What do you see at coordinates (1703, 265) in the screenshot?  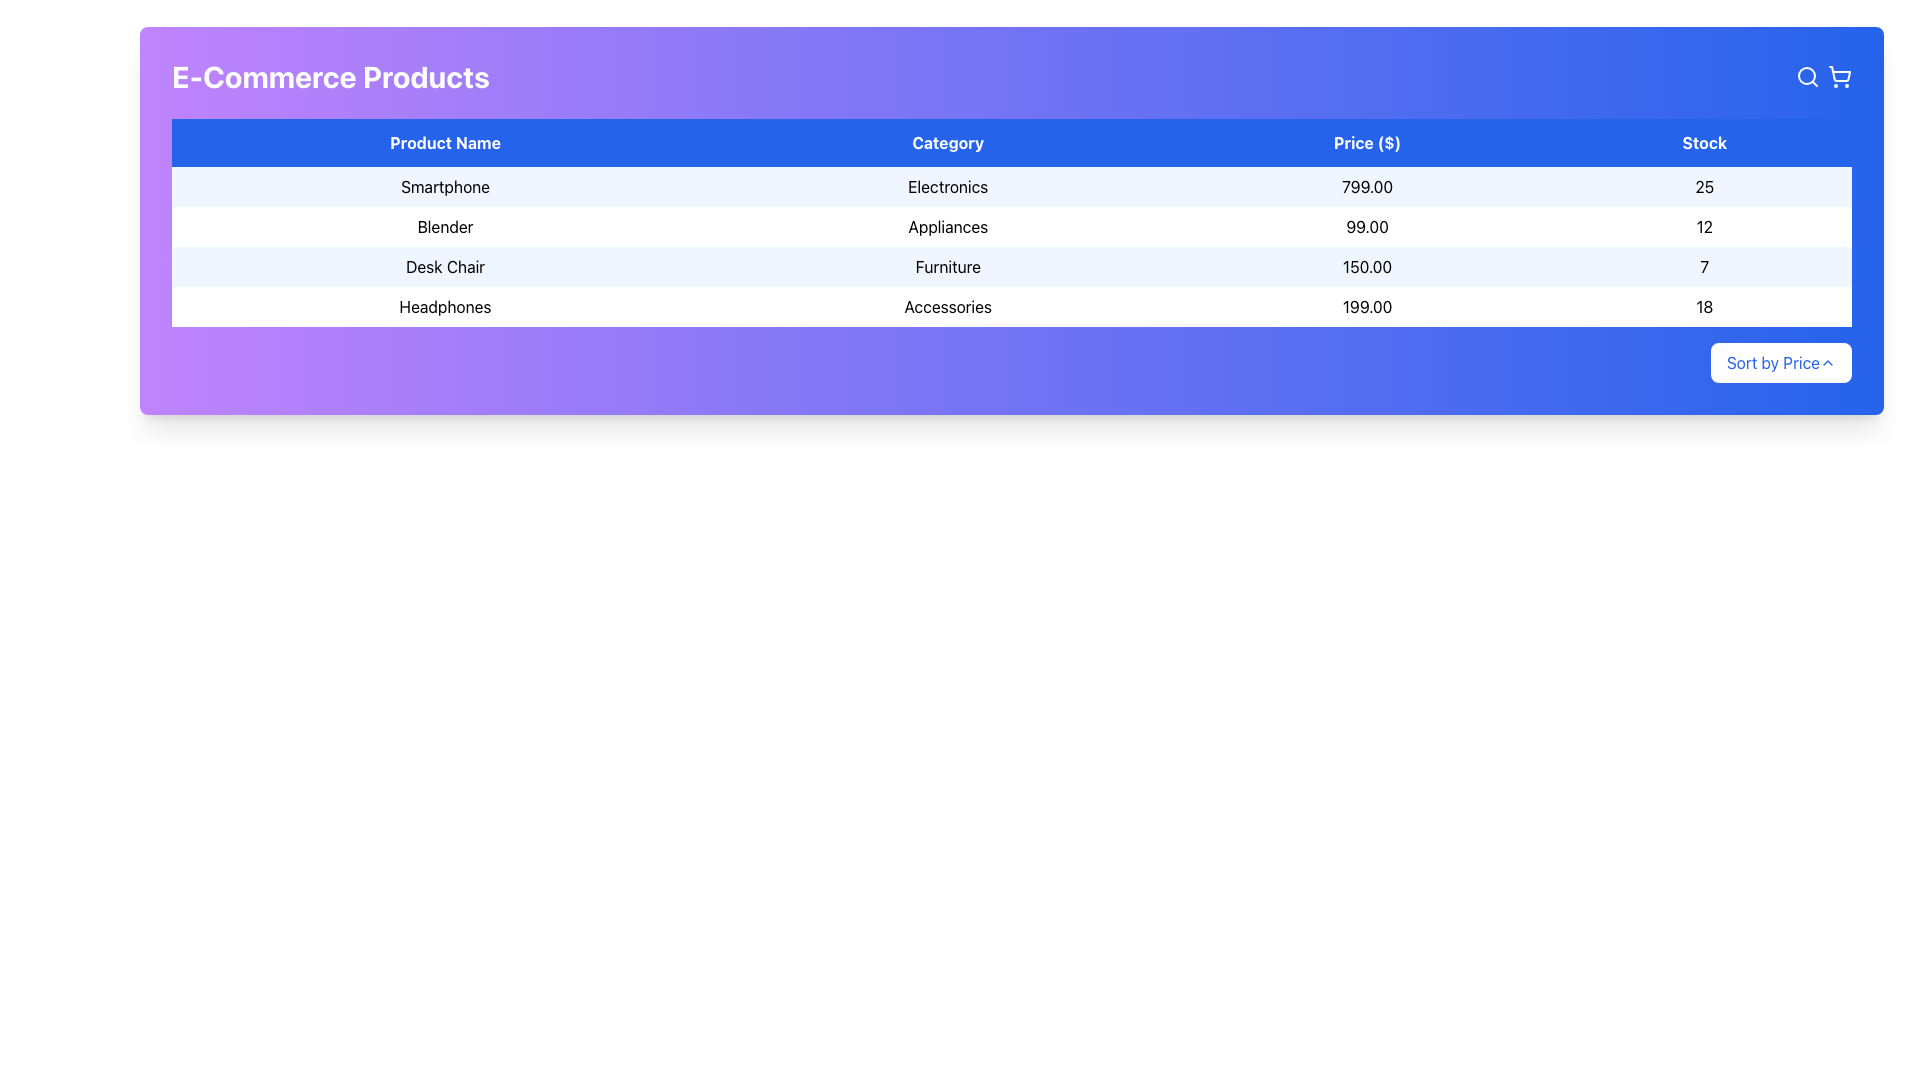 I see `the label displaying the stock quantity of the 'Desk Chair' product, which is the fourth cell in the row under the heading 'Stock'` at bounding box center [1703, 265].